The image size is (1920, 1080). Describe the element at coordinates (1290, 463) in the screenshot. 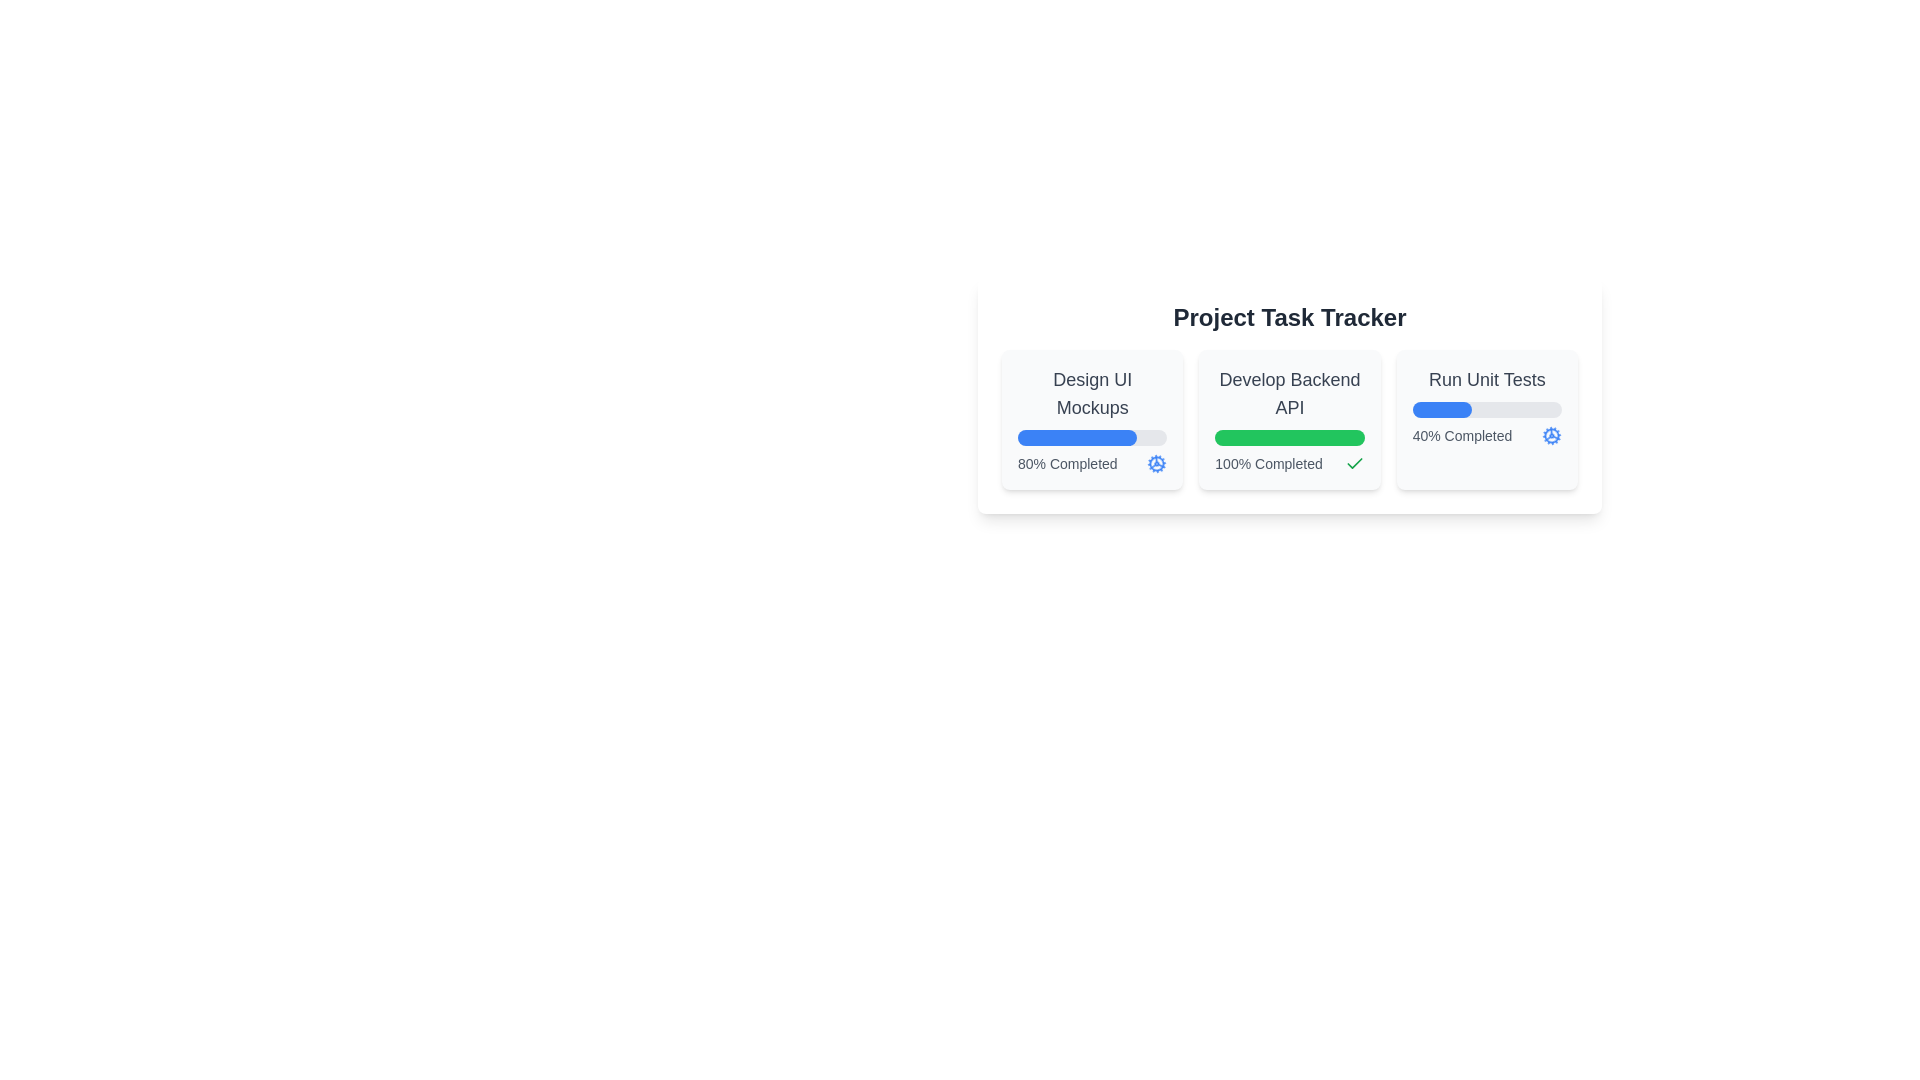

I see `the visual feedback of completion by focusing on the text label indicating '100% Completed' with the adjacent checkmark icon, located beneath the progress bar in the 'Develop Backend API' card` at that location.